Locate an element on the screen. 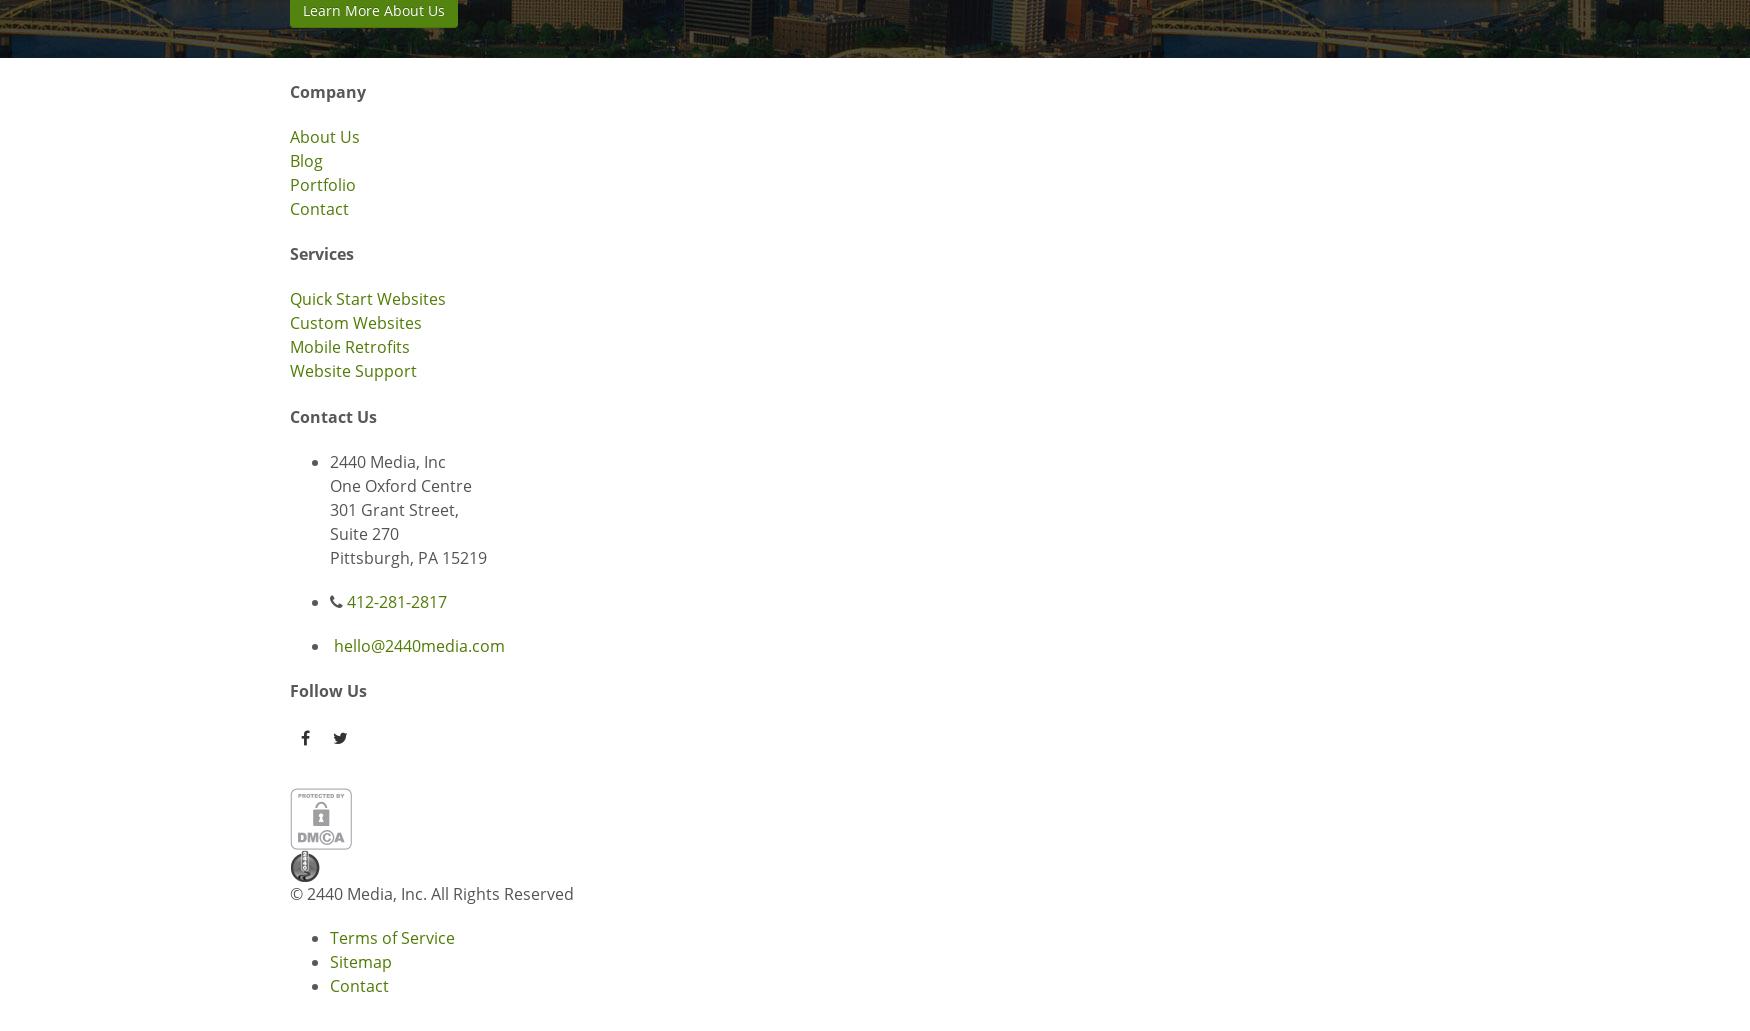 This screenshot has height=1031, width=1750. 'Custom Websites' is located at coordinates (355, 322).